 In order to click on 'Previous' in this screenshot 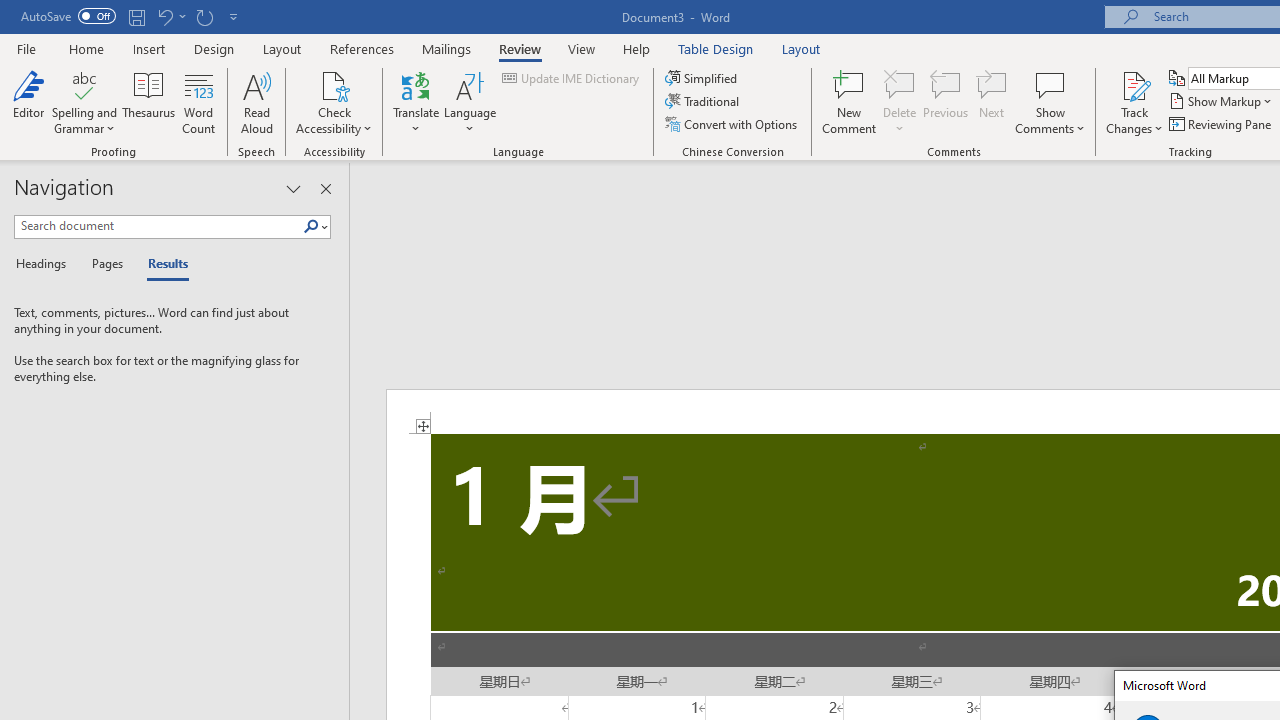, I will do `click(945, 103)`.